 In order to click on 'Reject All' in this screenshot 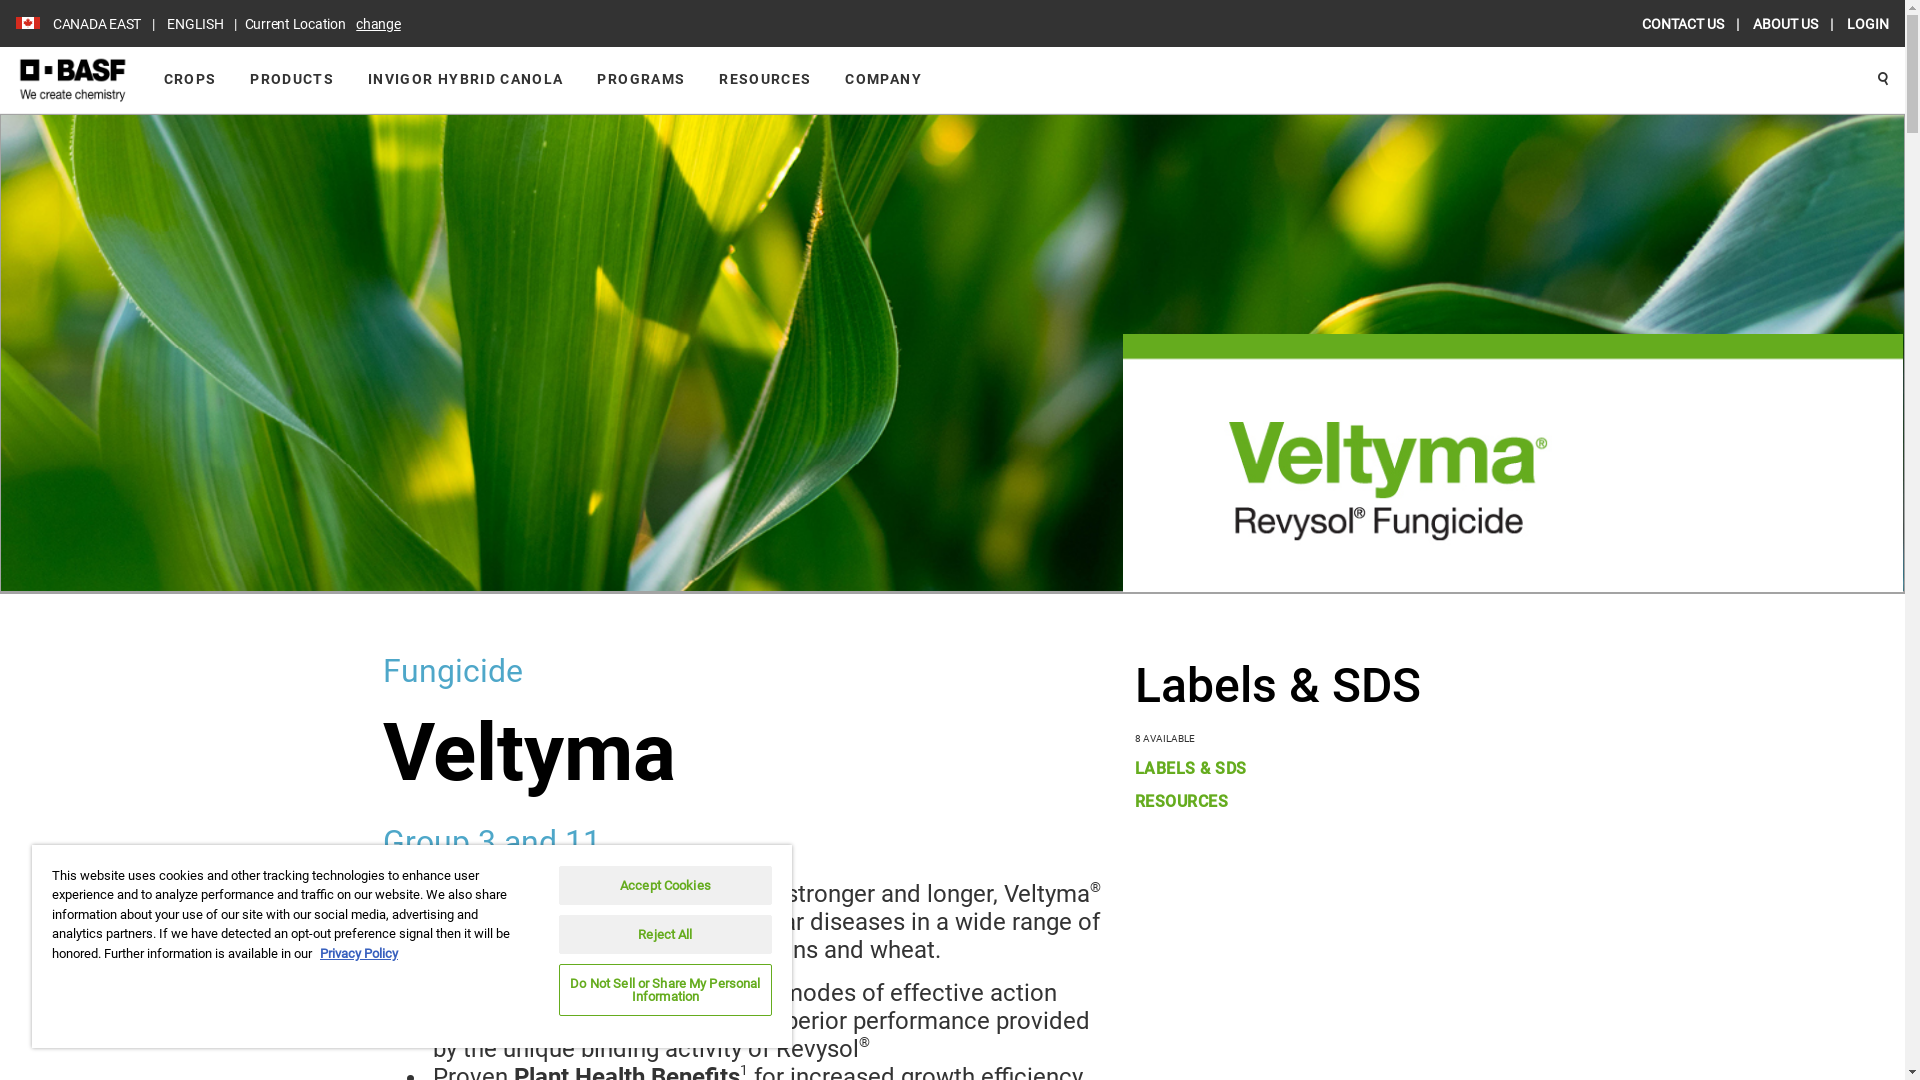, I will do `click(665, 934)`.